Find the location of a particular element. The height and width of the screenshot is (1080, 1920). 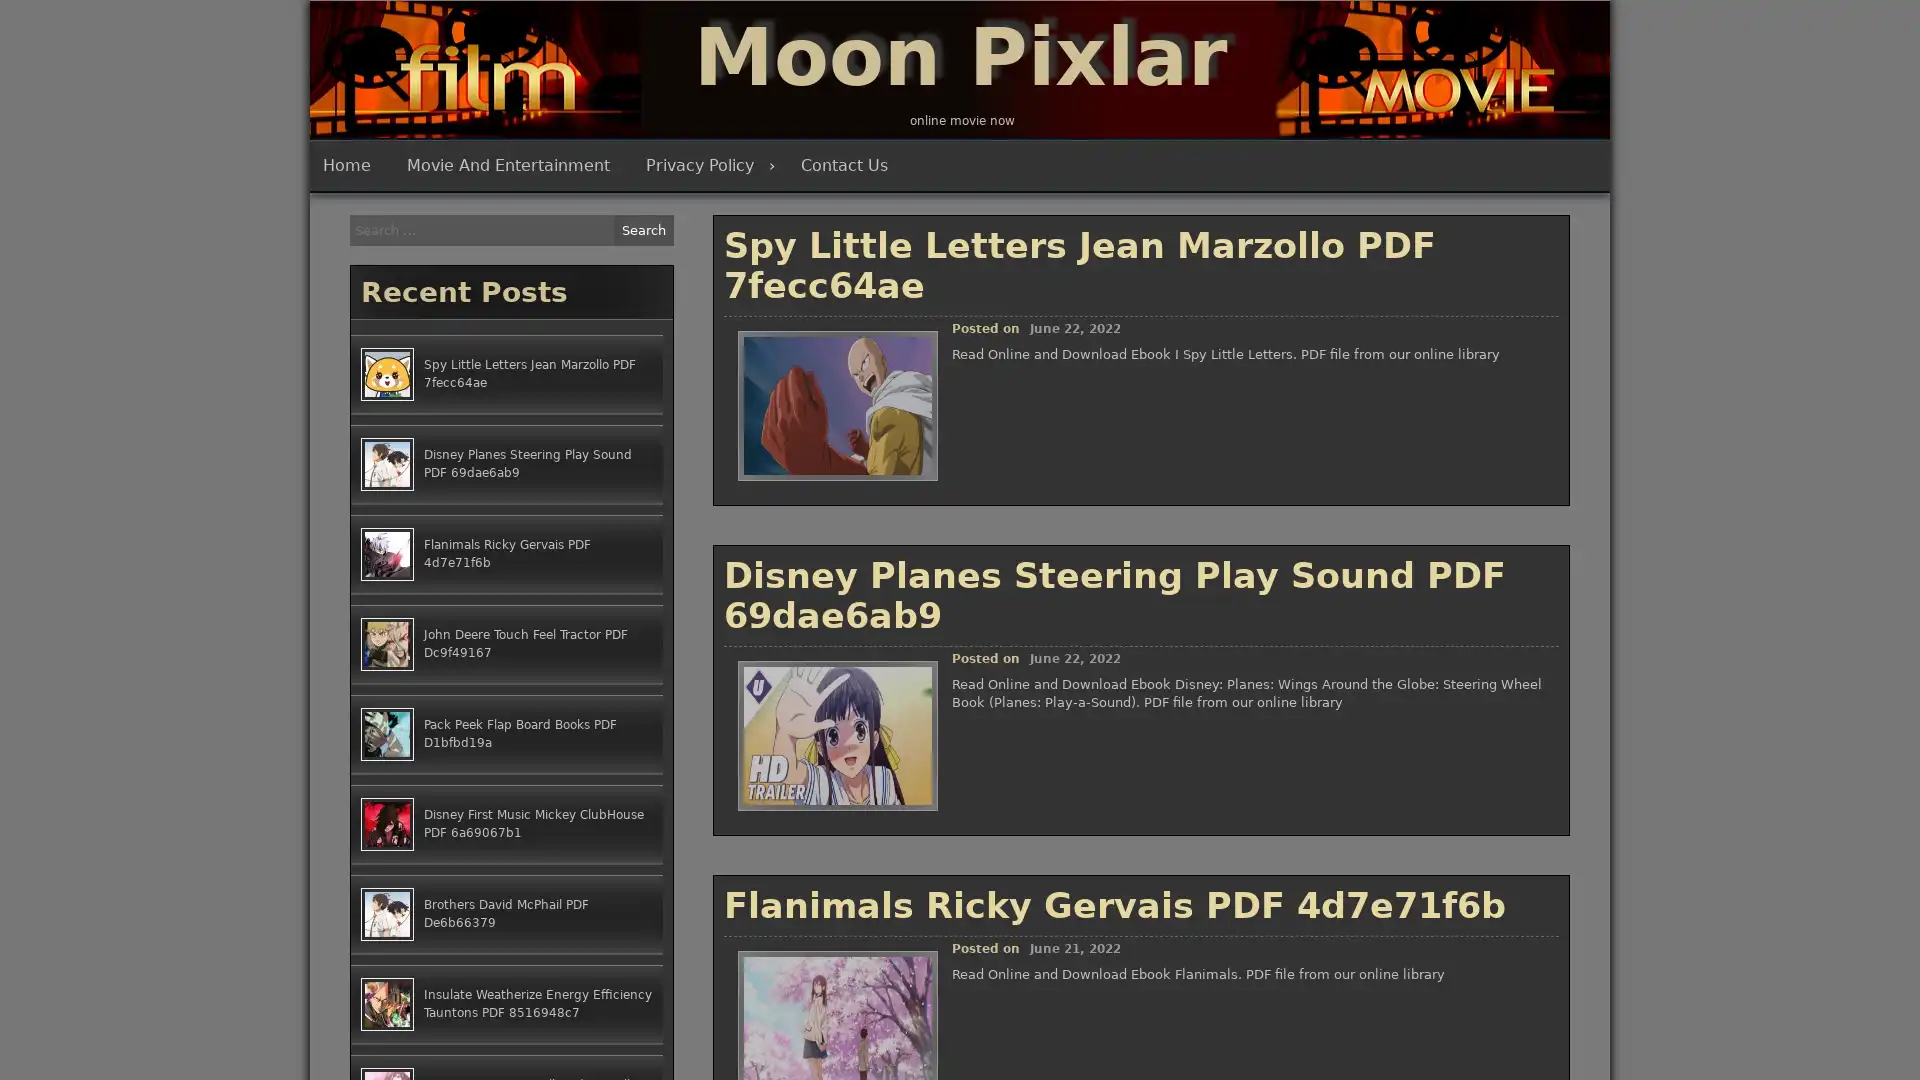

Search is located at coordinates (643, 229).